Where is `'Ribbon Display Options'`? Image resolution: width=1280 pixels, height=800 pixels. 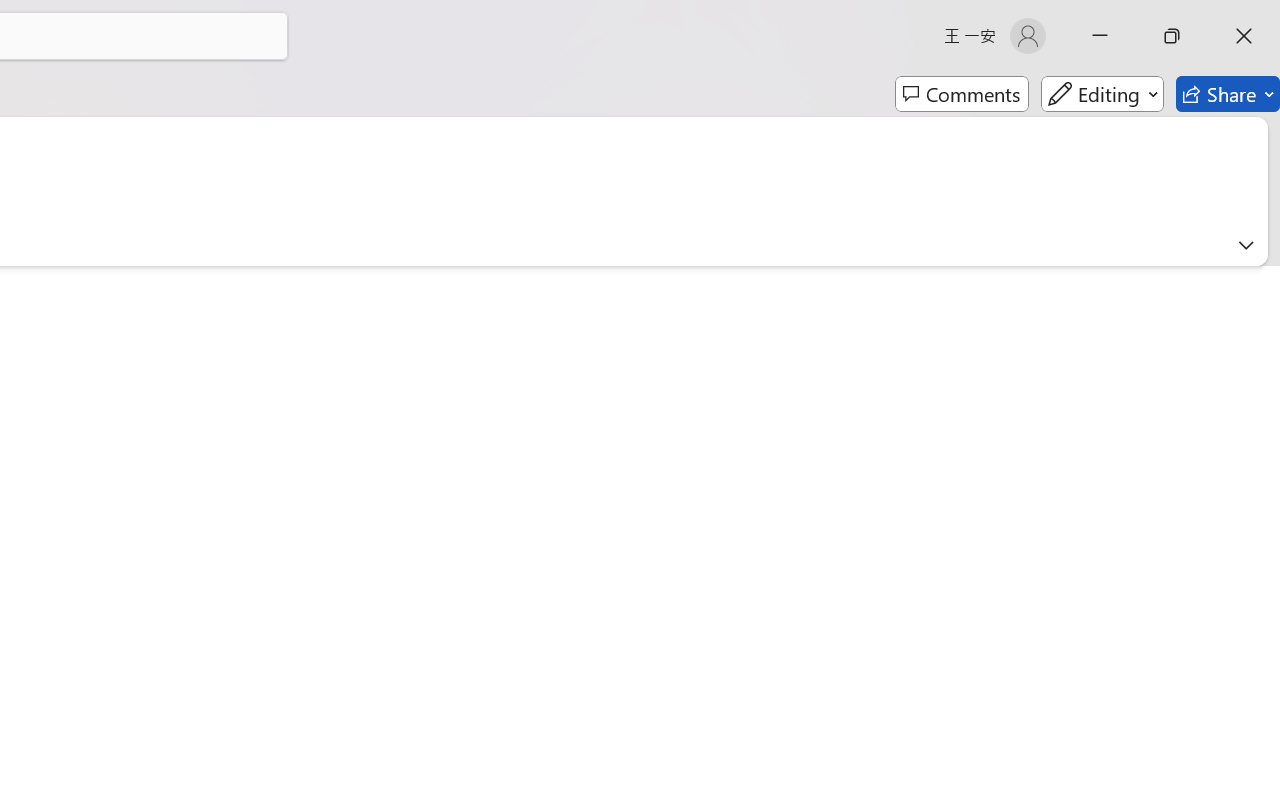 'Ribbon Display Options' is located at coordinates (1245, 244).